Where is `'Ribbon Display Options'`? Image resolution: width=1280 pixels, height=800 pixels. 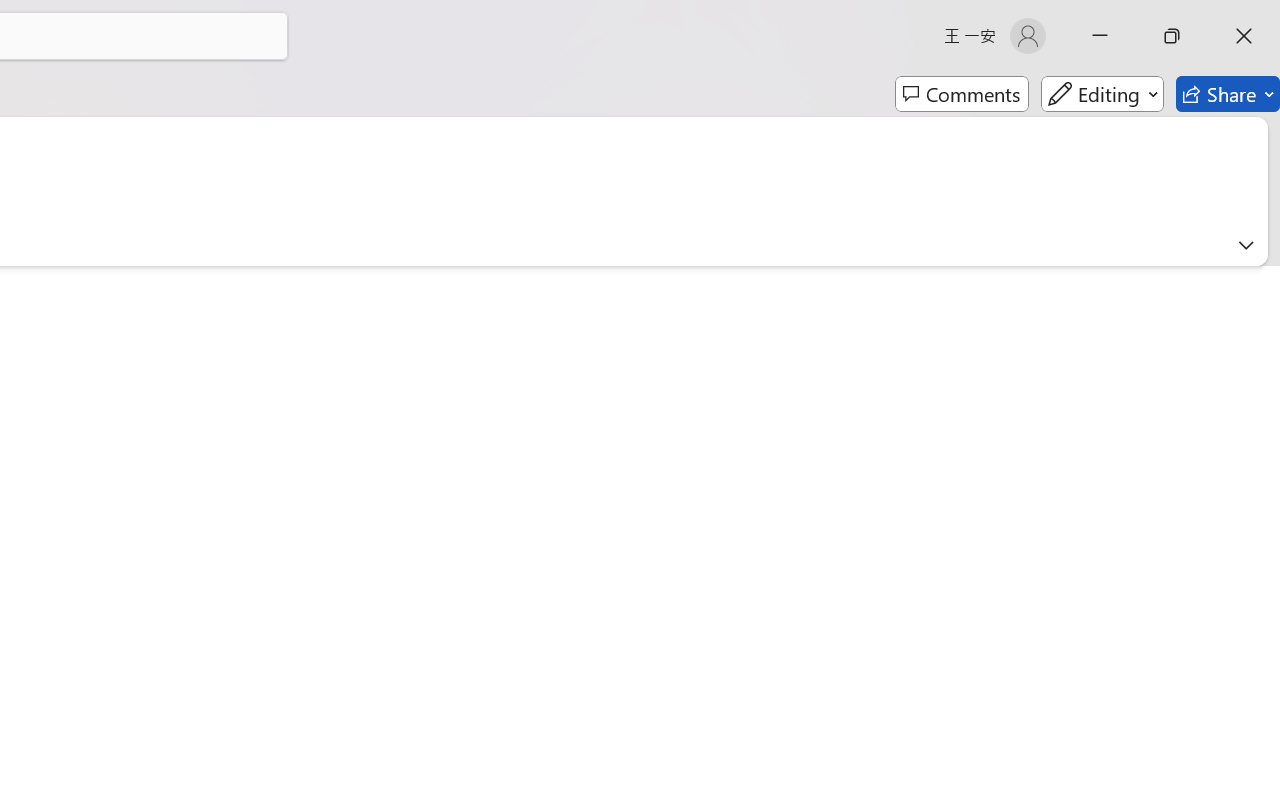 'Ribbon Display Options' is located at coordinates (1245, 244).